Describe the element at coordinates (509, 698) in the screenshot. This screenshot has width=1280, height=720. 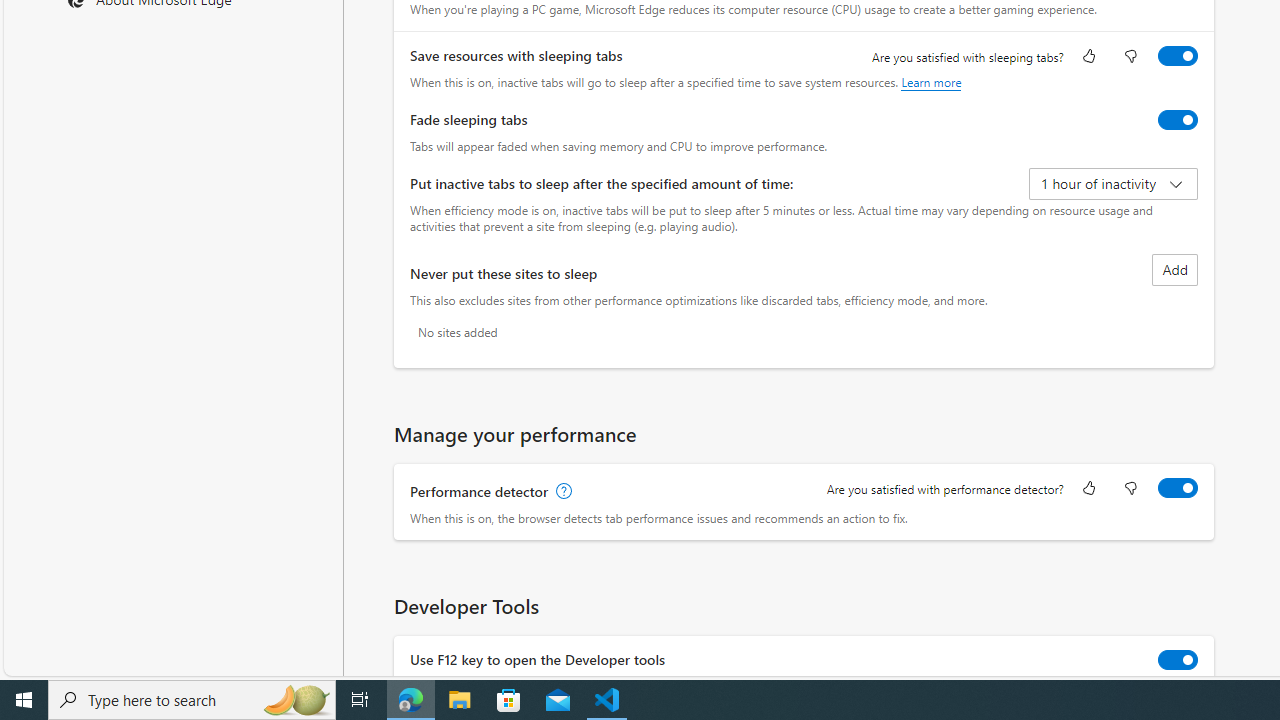
I see `'Microsoft Store'` at that location.